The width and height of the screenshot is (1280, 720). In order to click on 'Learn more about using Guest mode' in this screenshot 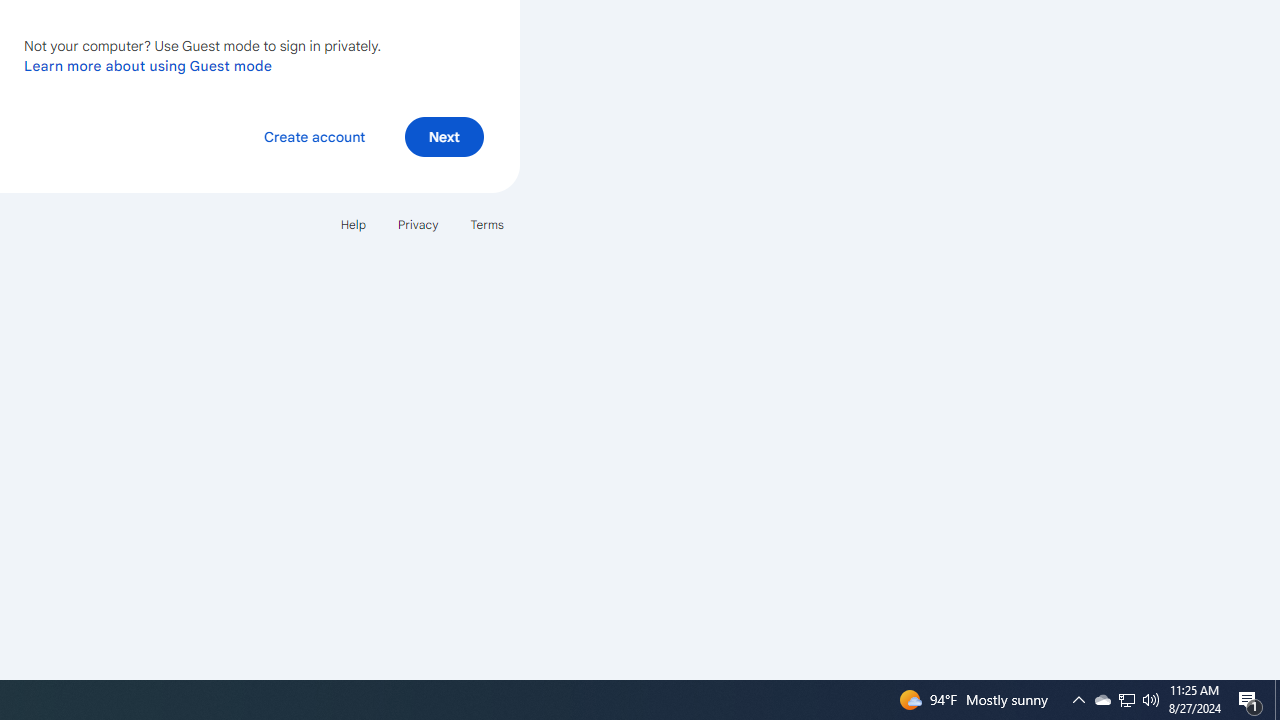, I will do `click(147, 64)`.